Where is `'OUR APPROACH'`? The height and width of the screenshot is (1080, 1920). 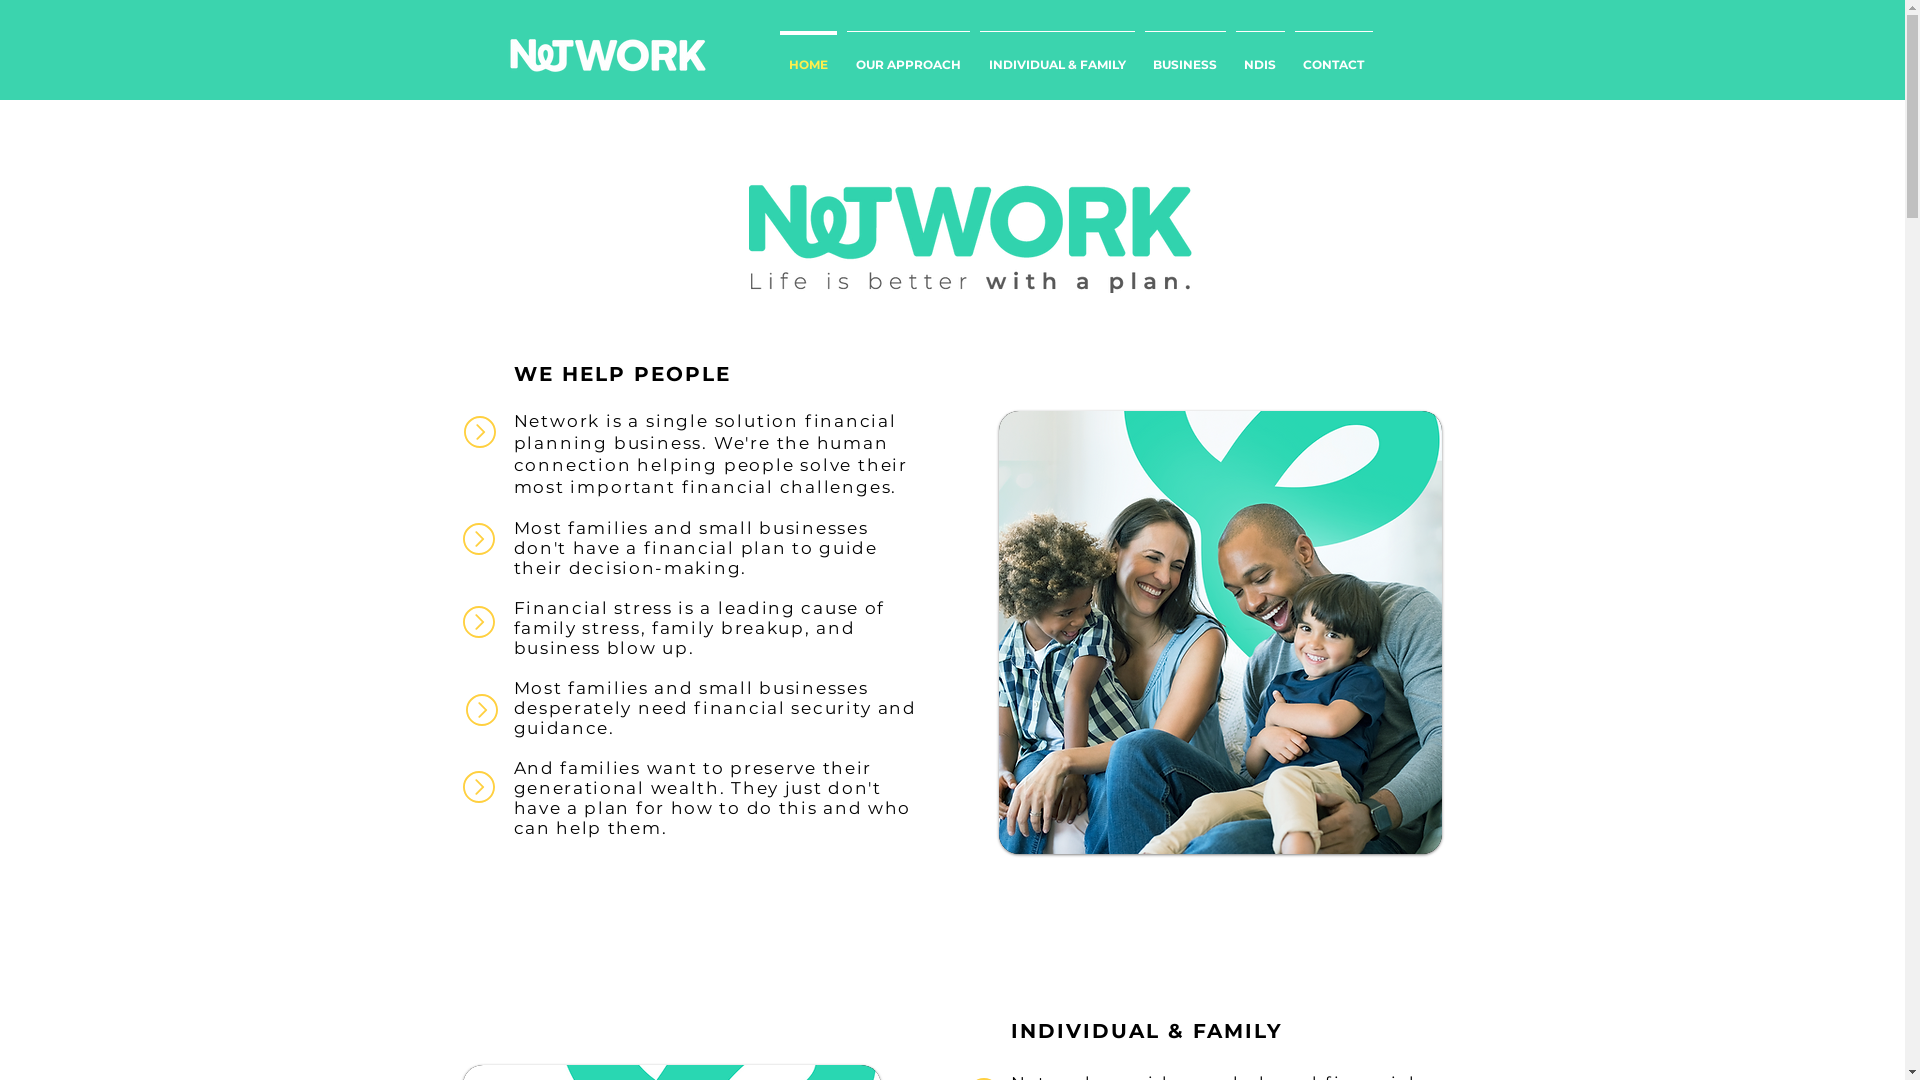
'OUR APPROACH' is located at coordinates (907, 55).